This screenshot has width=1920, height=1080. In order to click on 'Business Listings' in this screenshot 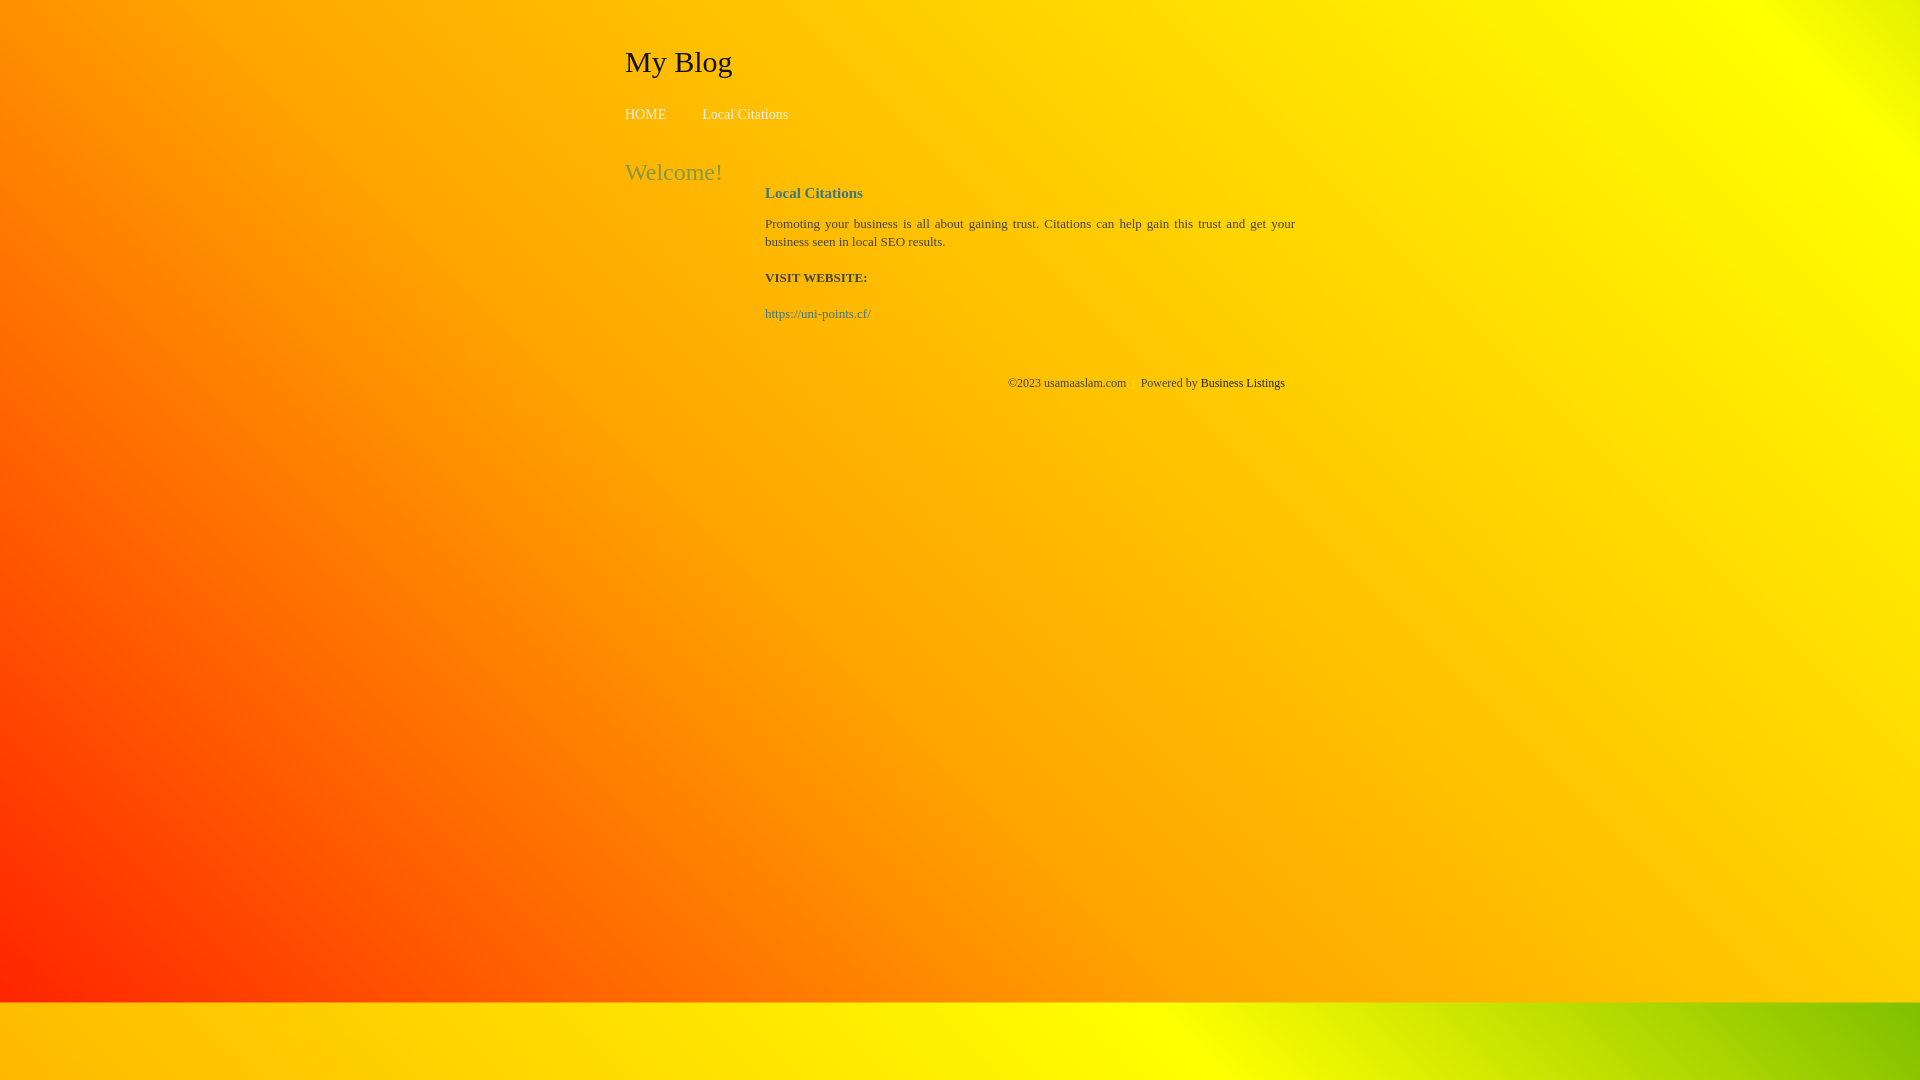, I will do `click(1200, 382)`.